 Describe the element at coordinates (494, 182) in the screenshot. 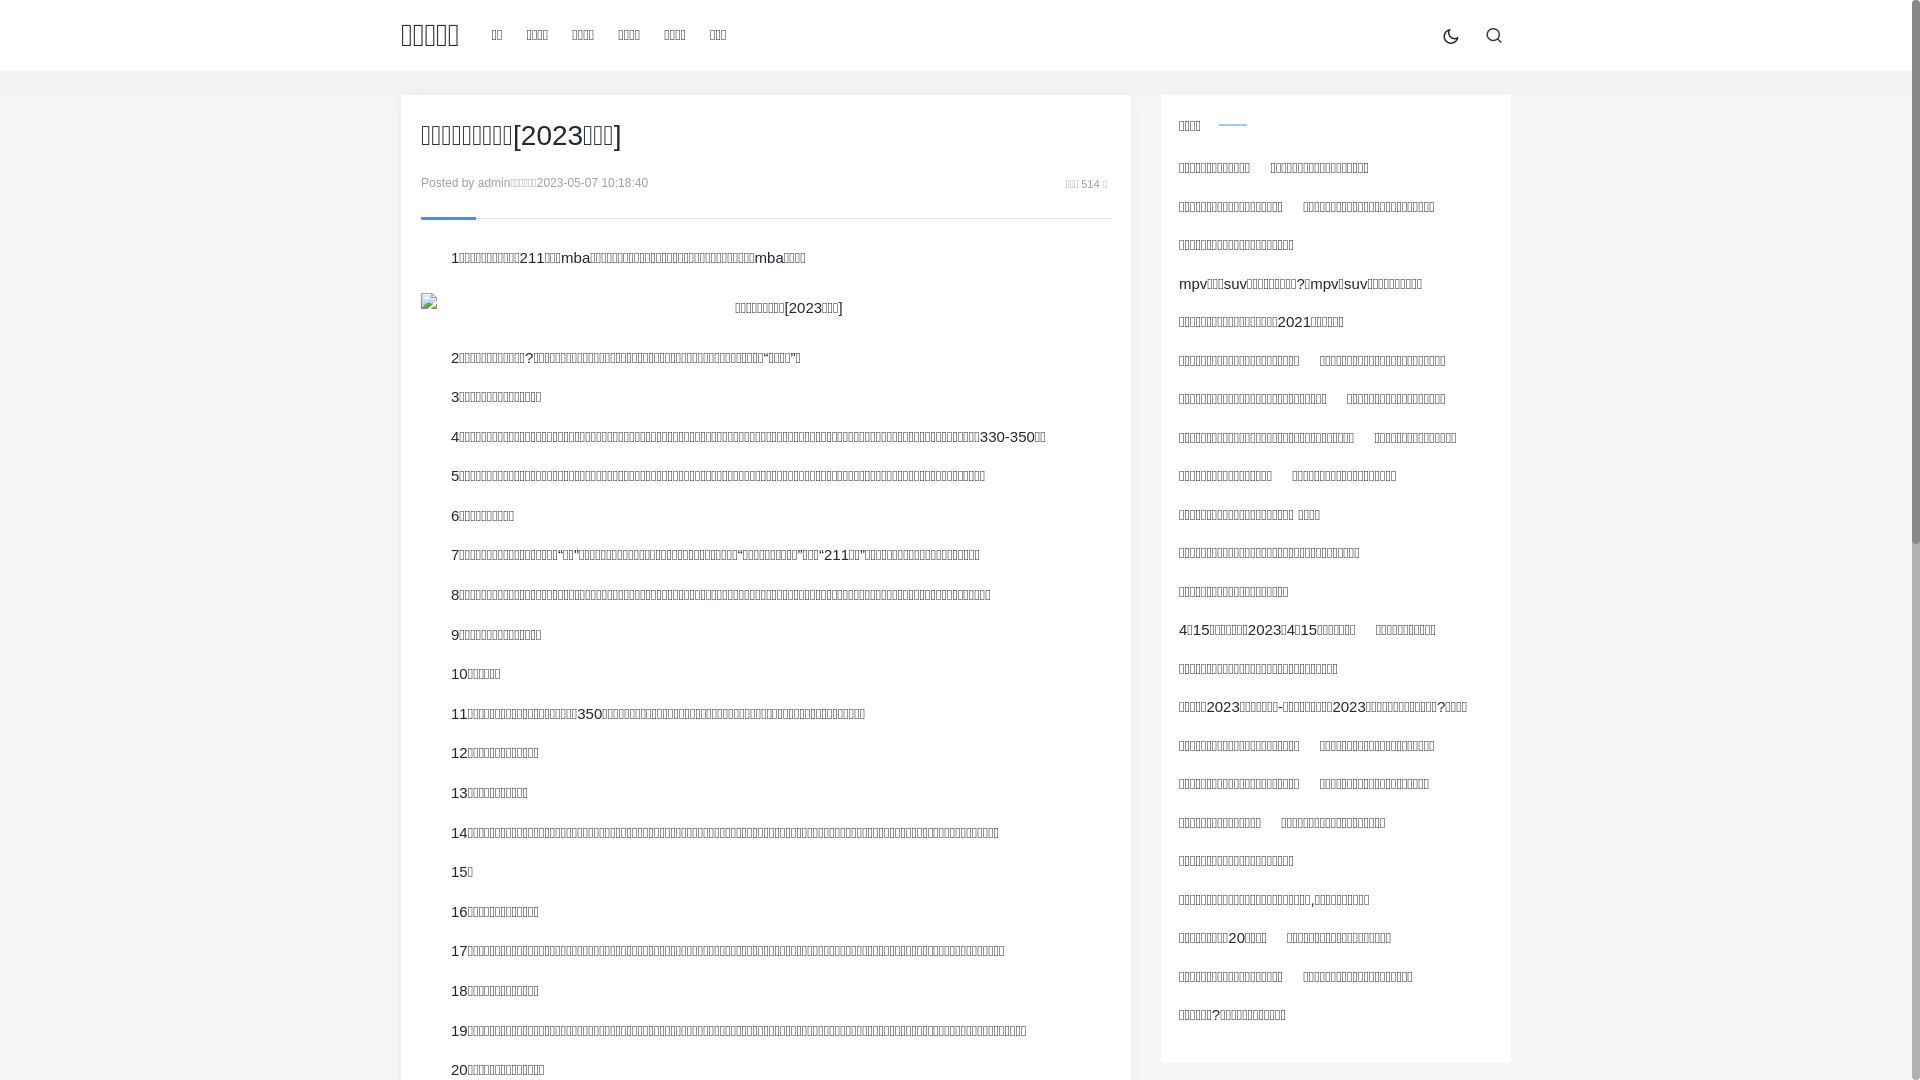

I see `'admin'` at that location.